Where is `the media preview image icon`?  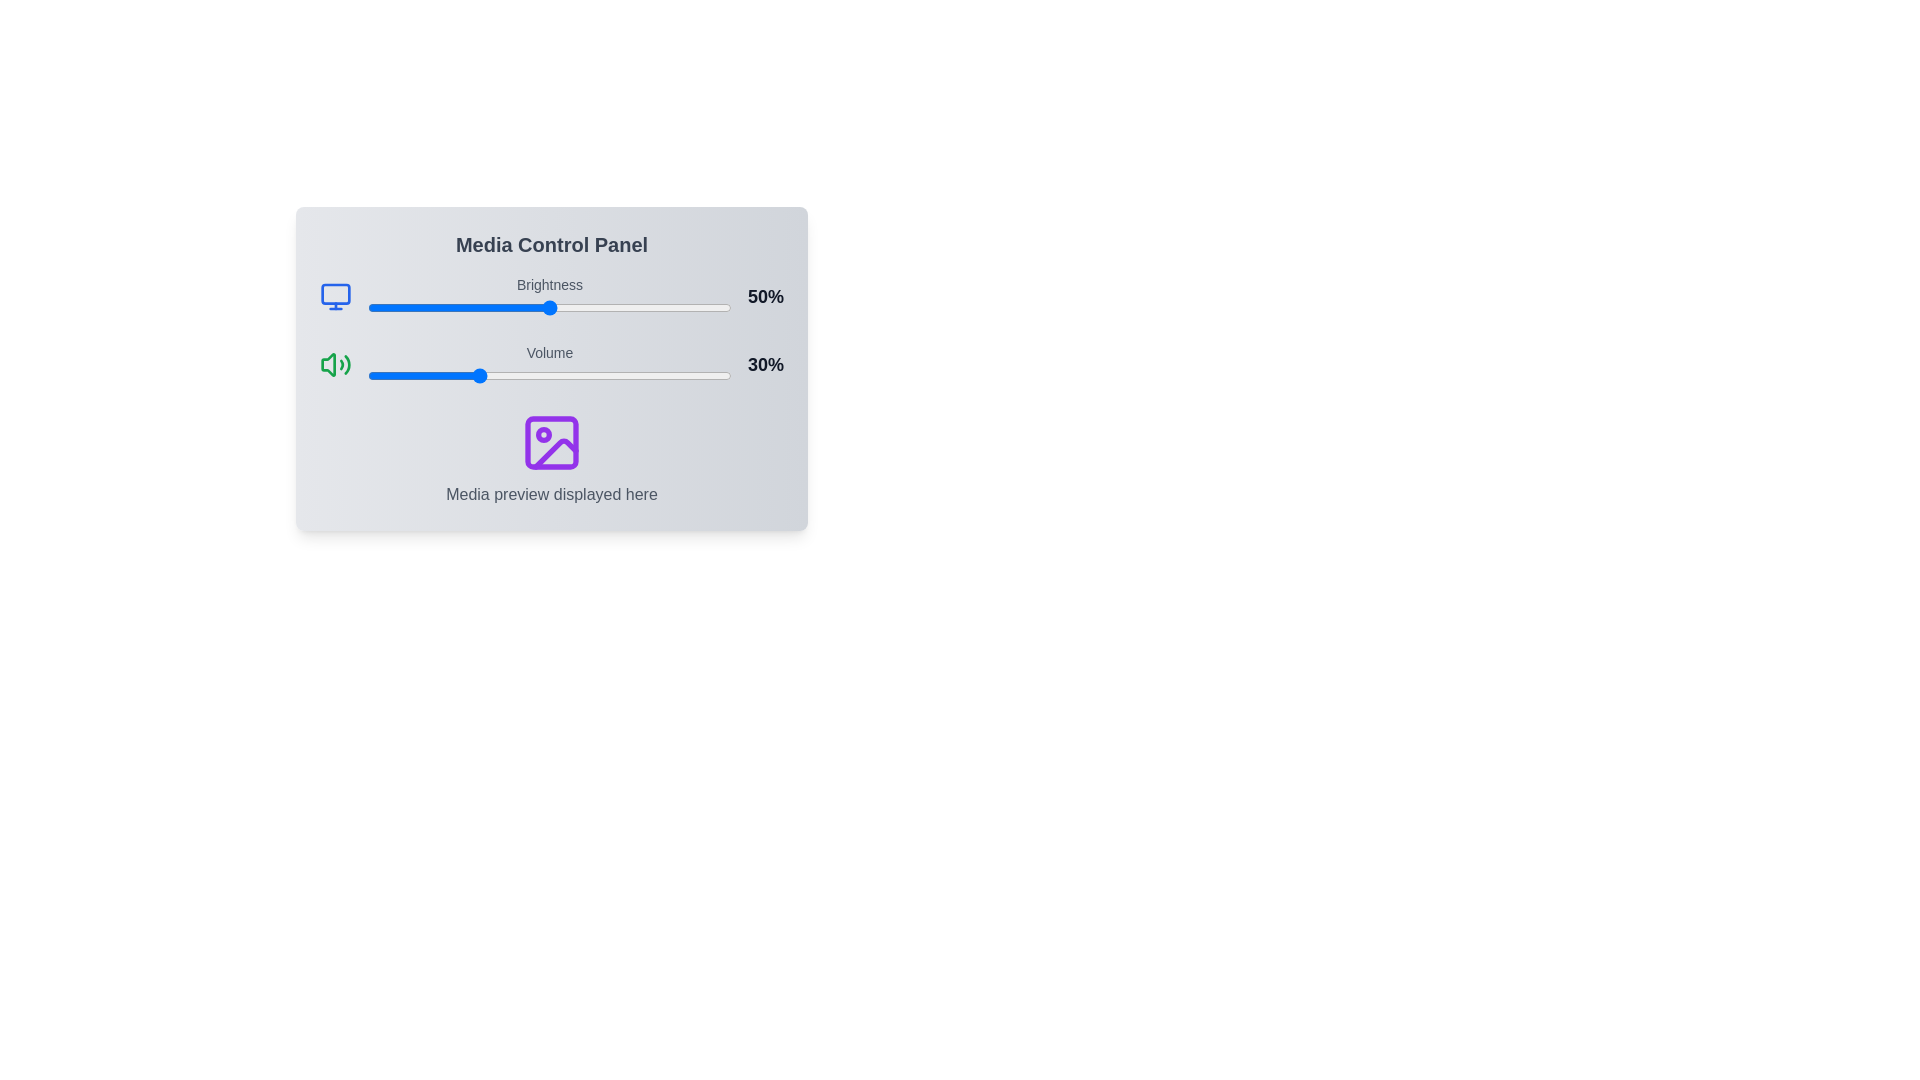
the media preview image icon is located at coordinates (552, 442).